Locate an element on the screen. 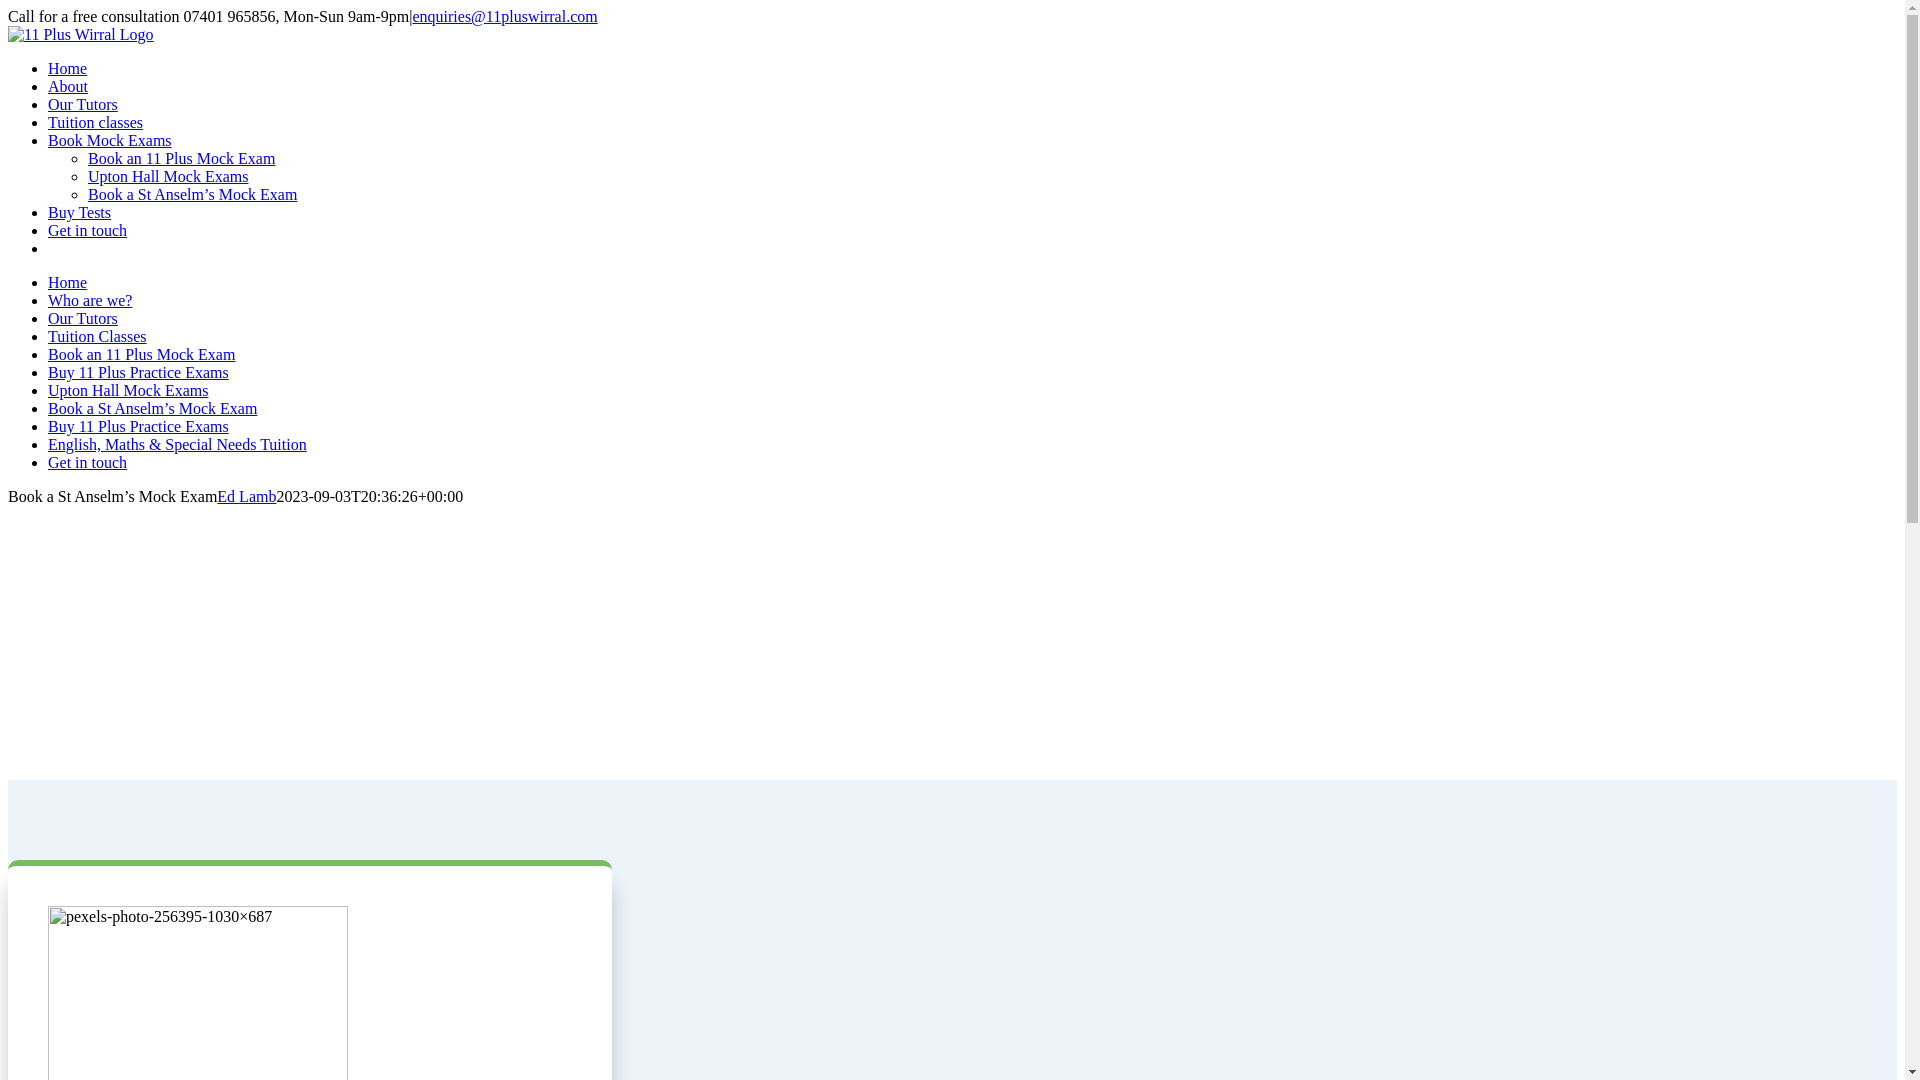 Image resolution: width=1920 pixels, height=1080 pixels. 'Get in touch' is located at coordinates (86, 462).